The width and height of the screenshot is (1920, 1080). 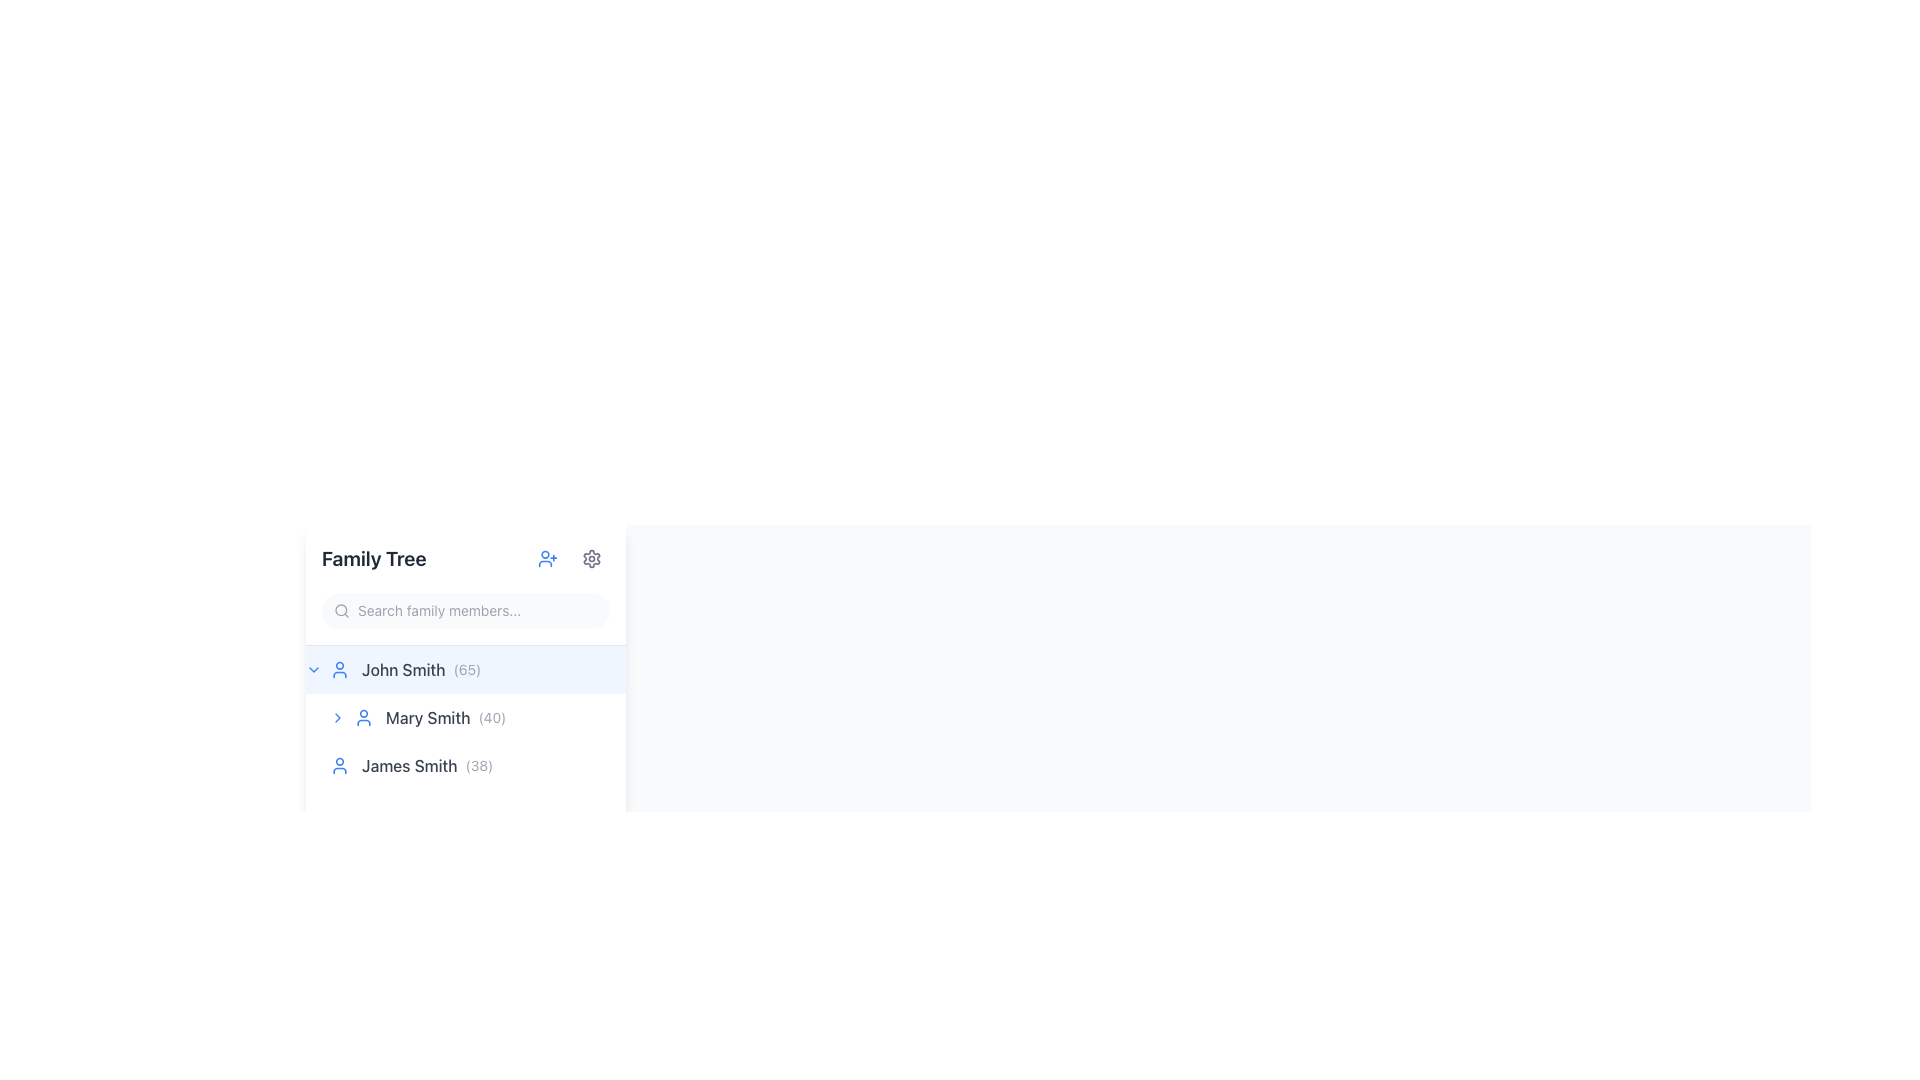 What do you see at coordinates (466, 670) in the screenshot?
I see `numerical value displayed in parentheses, which is '(65)', located immediately to the right of 'John Smith' in a light blue highlighted row` at bounding box center [466, 670].